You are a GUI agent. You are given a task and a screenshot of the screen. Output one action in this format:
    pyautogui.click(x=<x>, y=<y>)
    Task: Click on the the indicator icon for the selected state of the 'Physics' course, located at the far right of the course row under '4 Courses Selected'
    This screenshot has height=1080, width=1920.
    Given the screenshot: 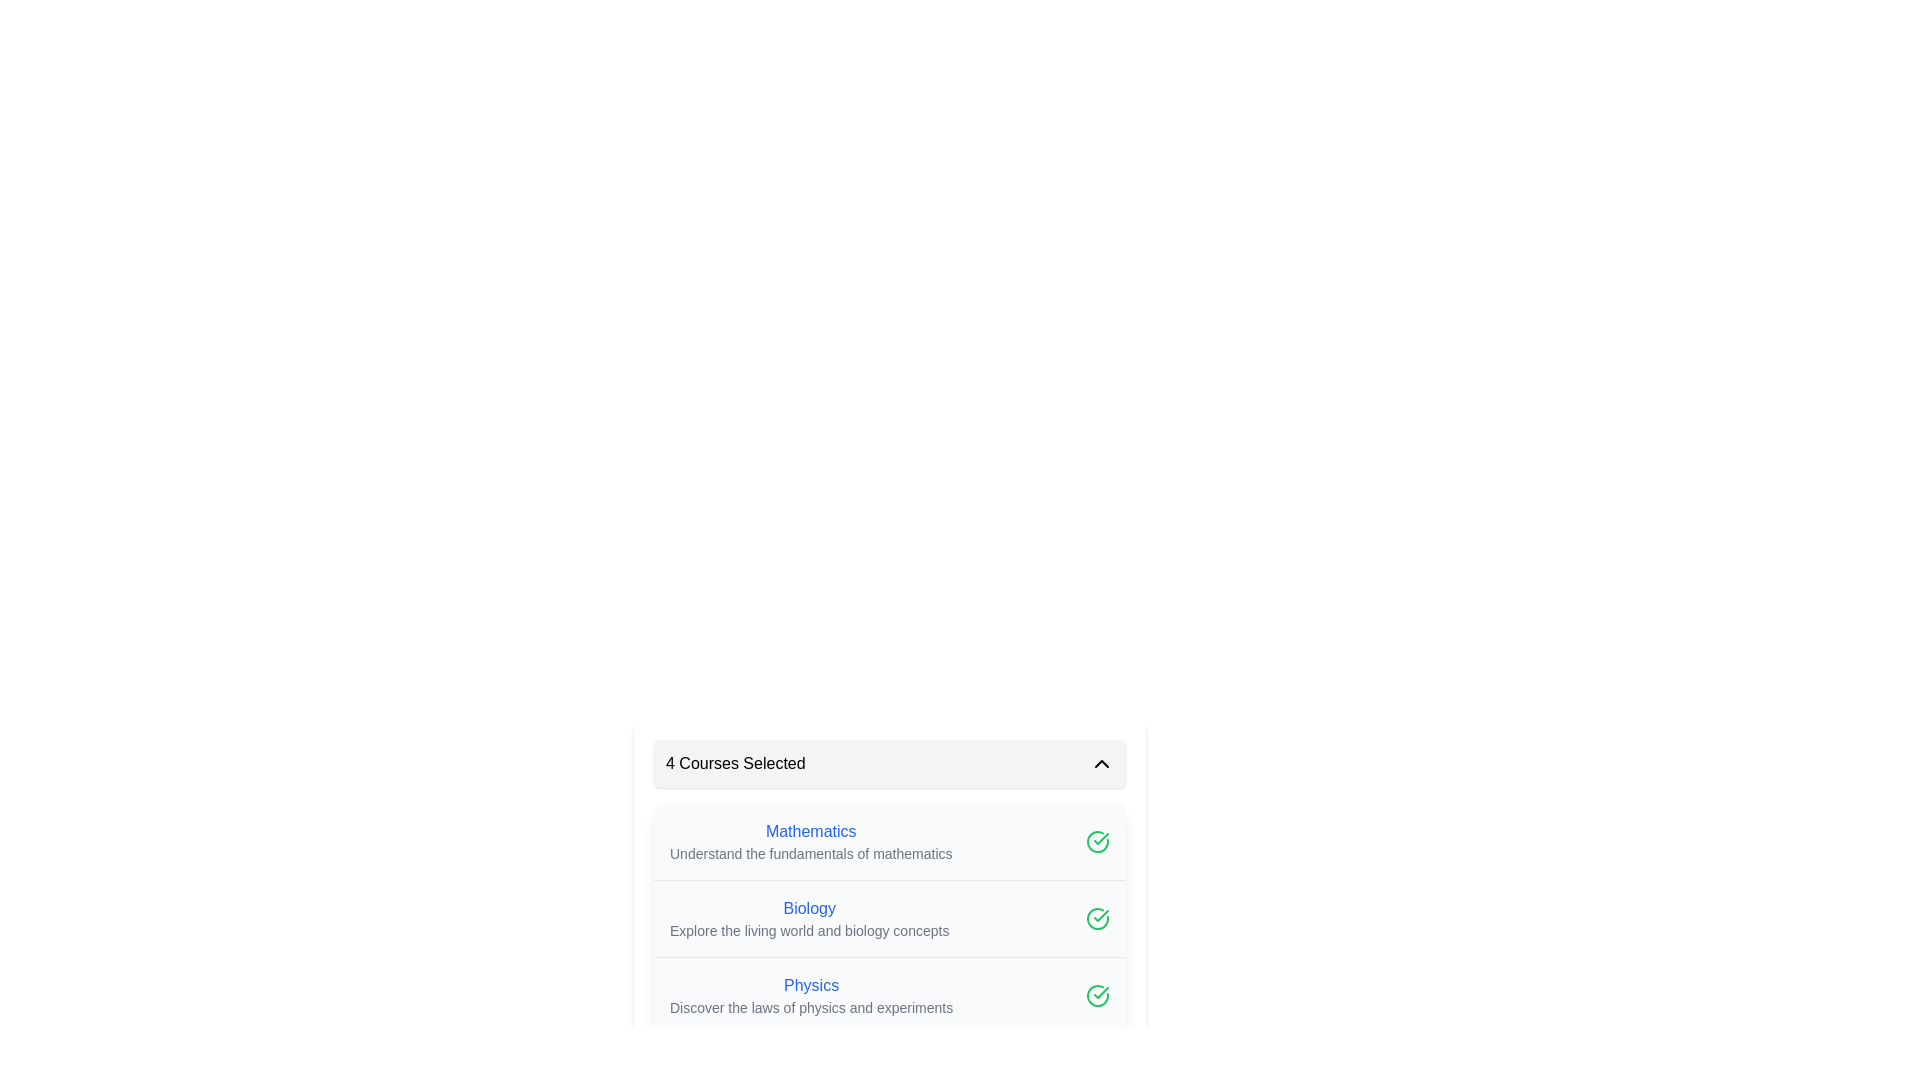 What is the action you would take?
    pyautogui.click(x=1097, y=995)
    